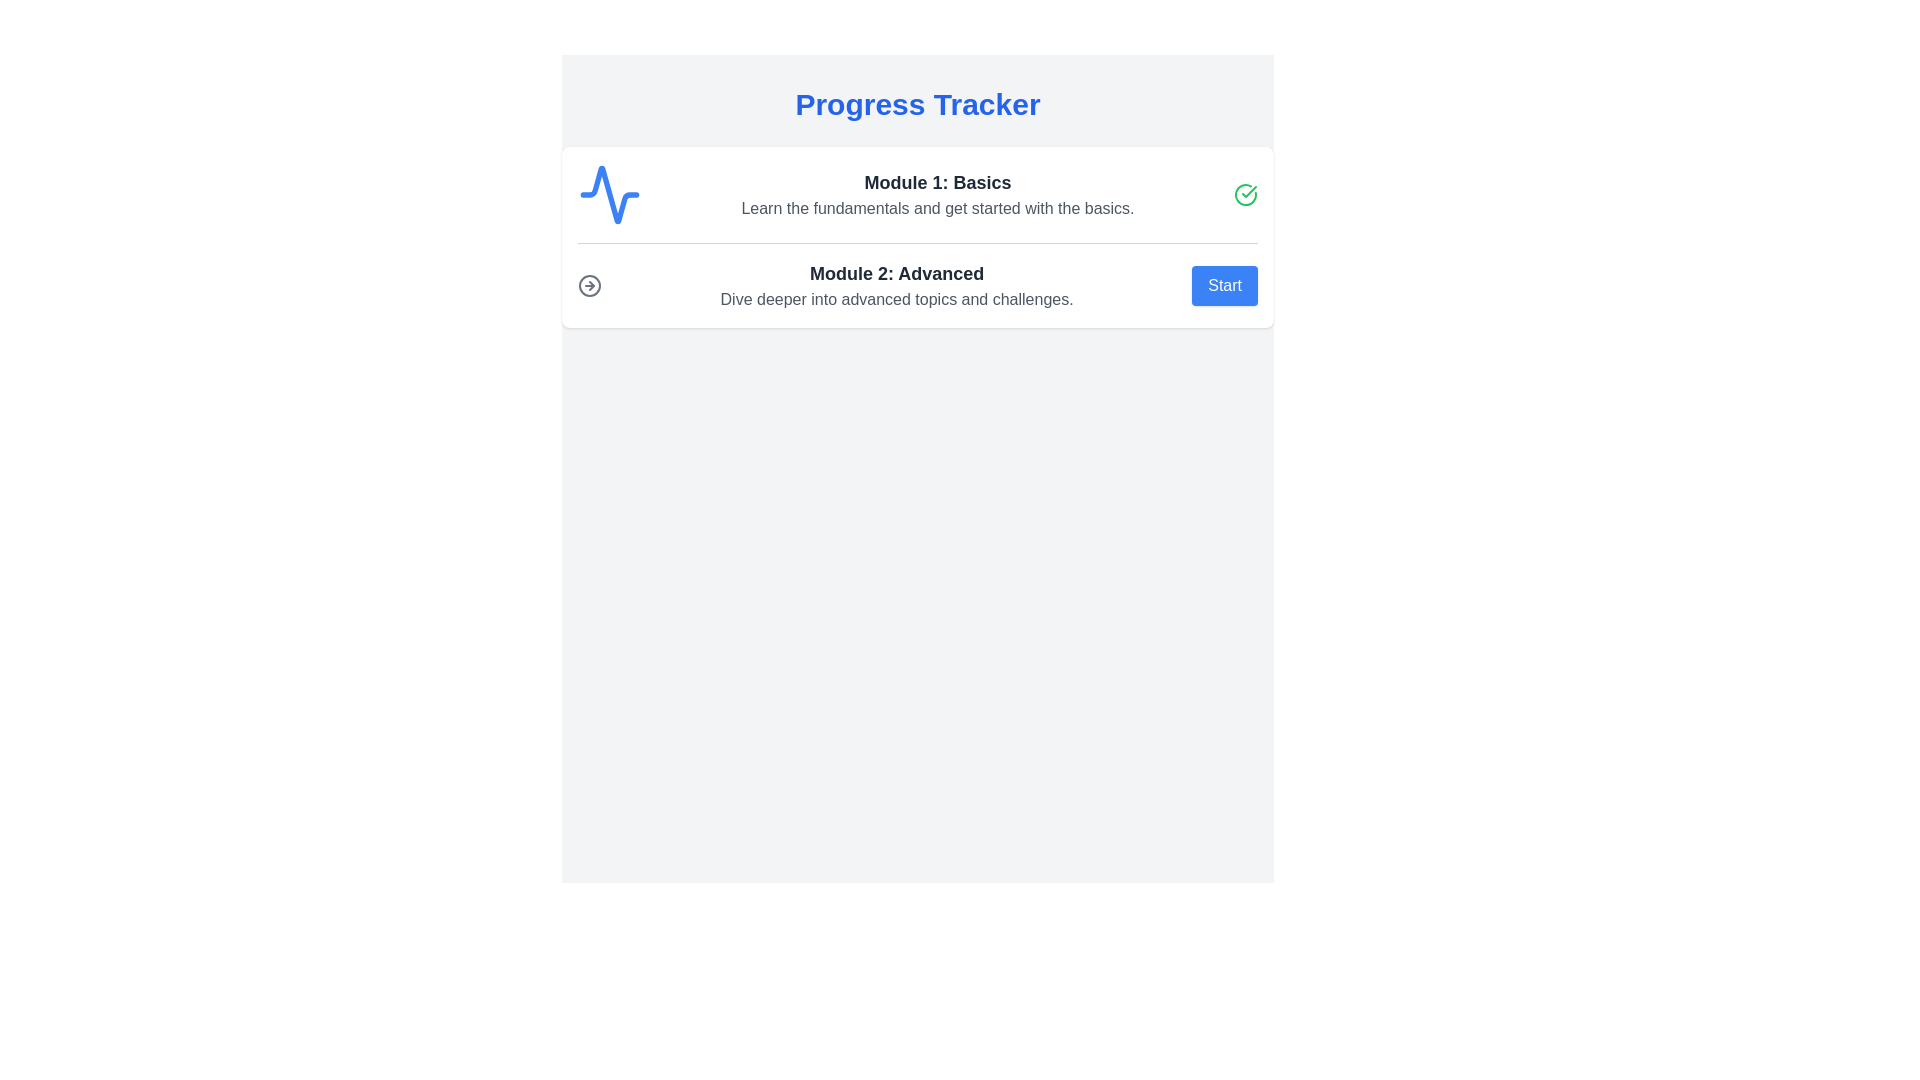 Image resolution: width=1920 pixels, height=1080 pixels. Describe the element at coordinates (936, 208) in the screenshot. I see `text string 'Learn the fundamentals and get started with the basics.' that is displayed in gray color beneath the bold title 'Module 1: Basics.'` at that location.